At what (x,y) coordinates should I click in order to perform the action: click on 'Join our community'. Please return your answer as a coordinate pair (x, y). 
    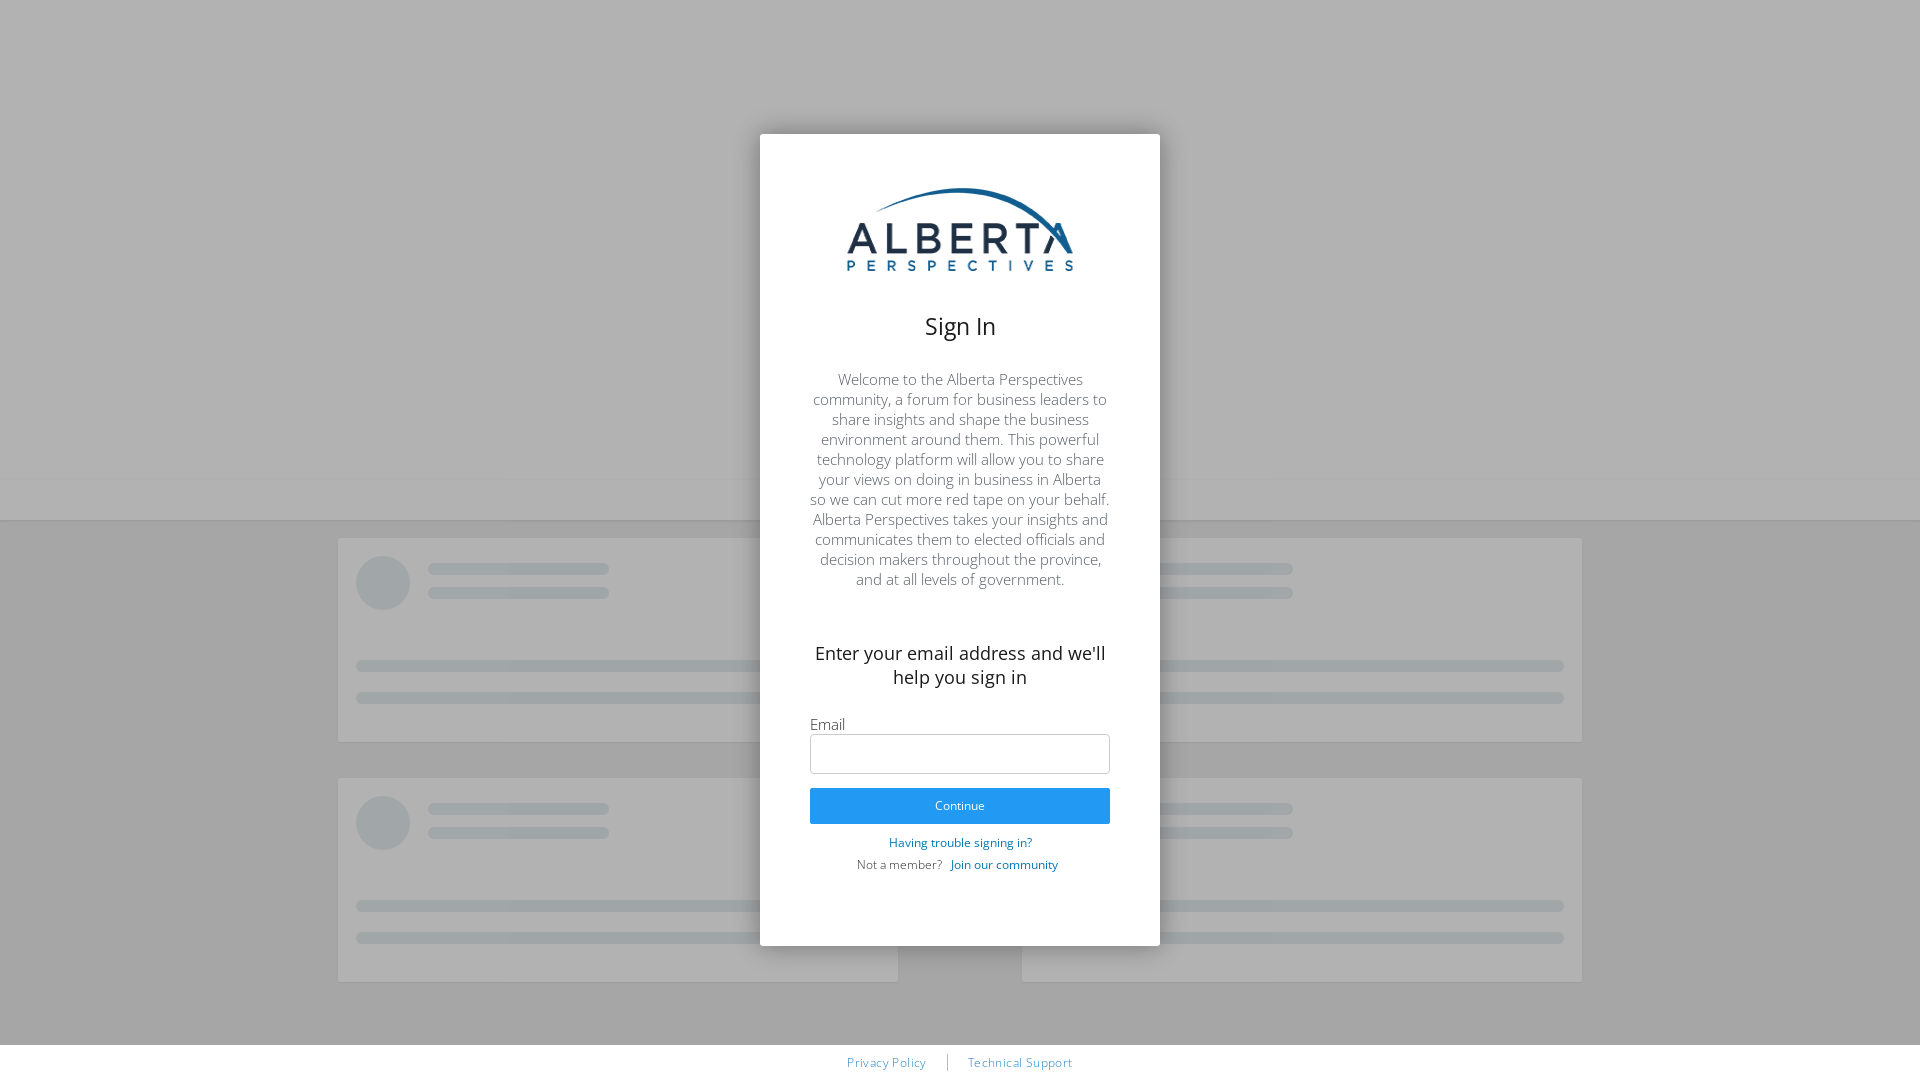
    Looking at the image, I should click on (943, 862).